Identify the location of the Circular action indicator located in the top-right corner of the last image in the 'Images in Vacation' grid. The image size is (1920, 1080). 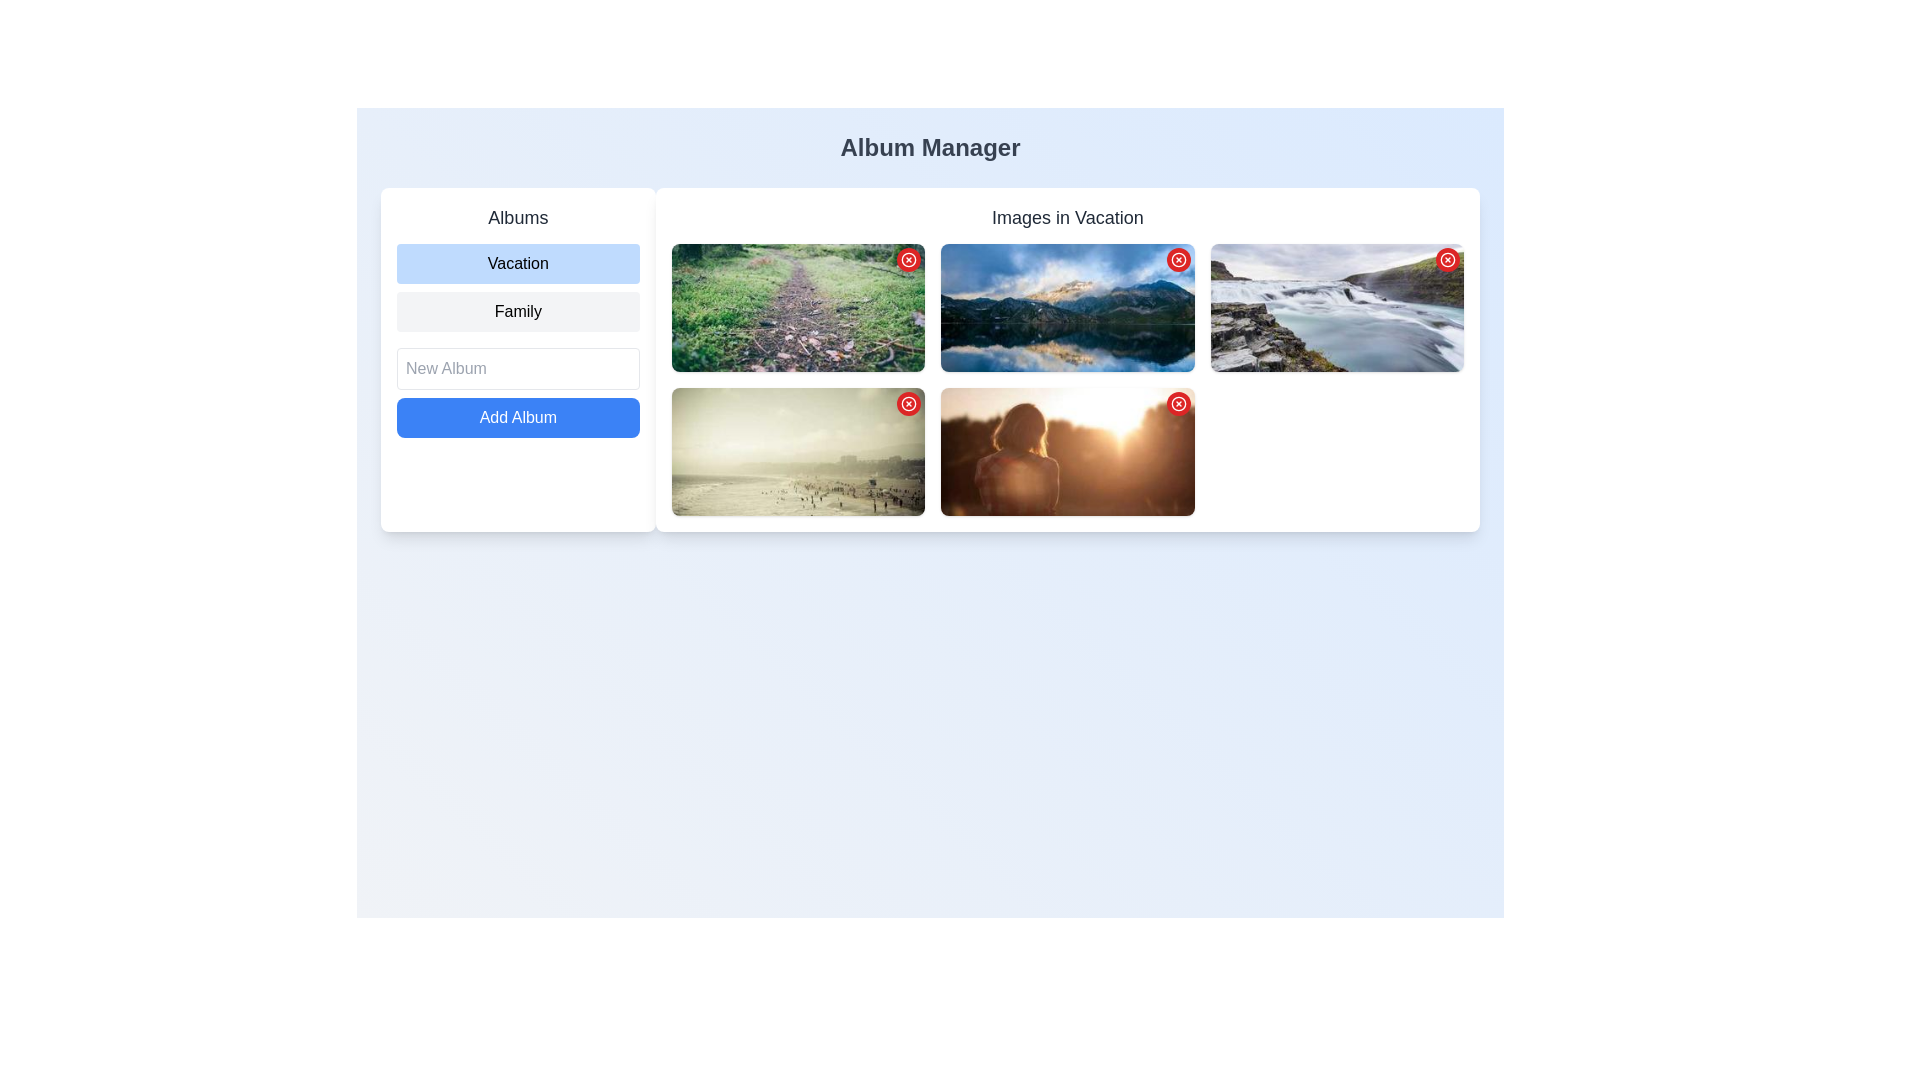
(1178, 404).